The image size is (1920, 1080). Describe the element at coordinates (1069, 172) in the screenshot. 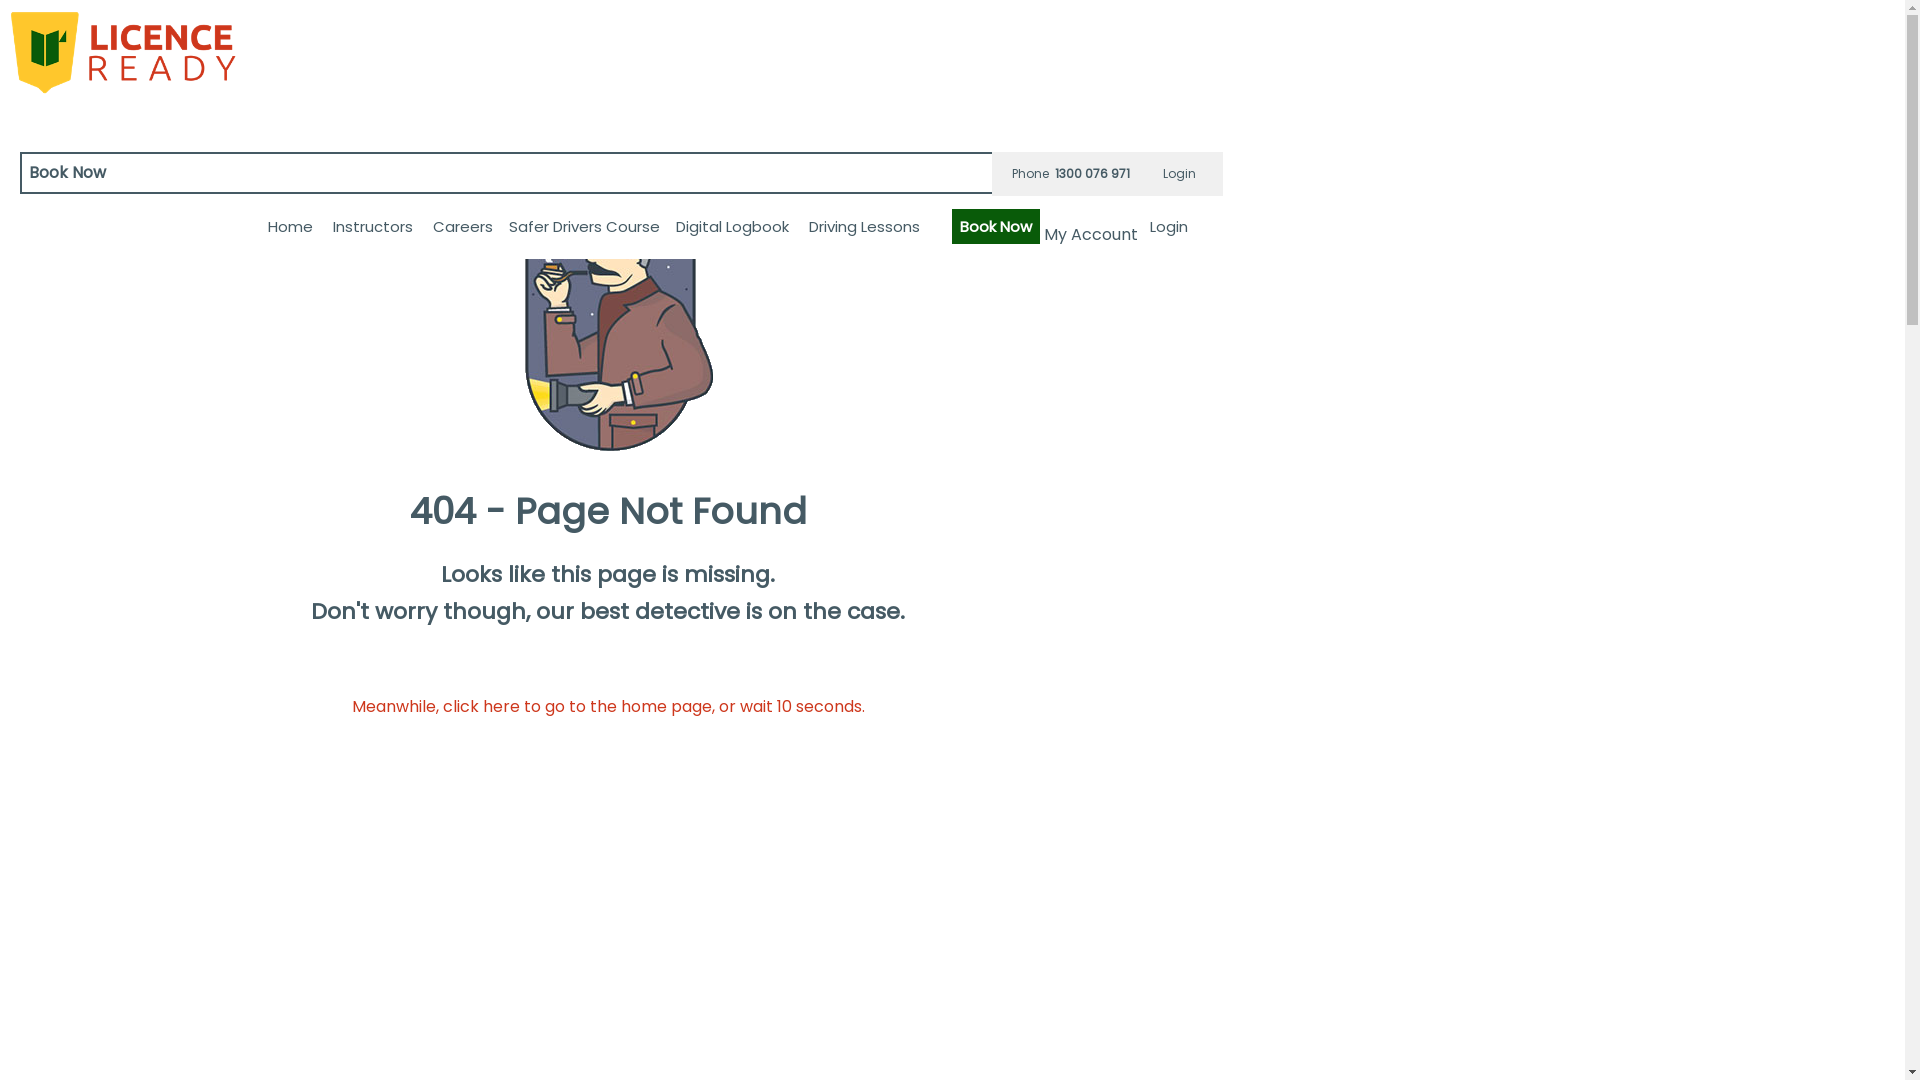

I see `'Phone  1300 076 971'` at that location.